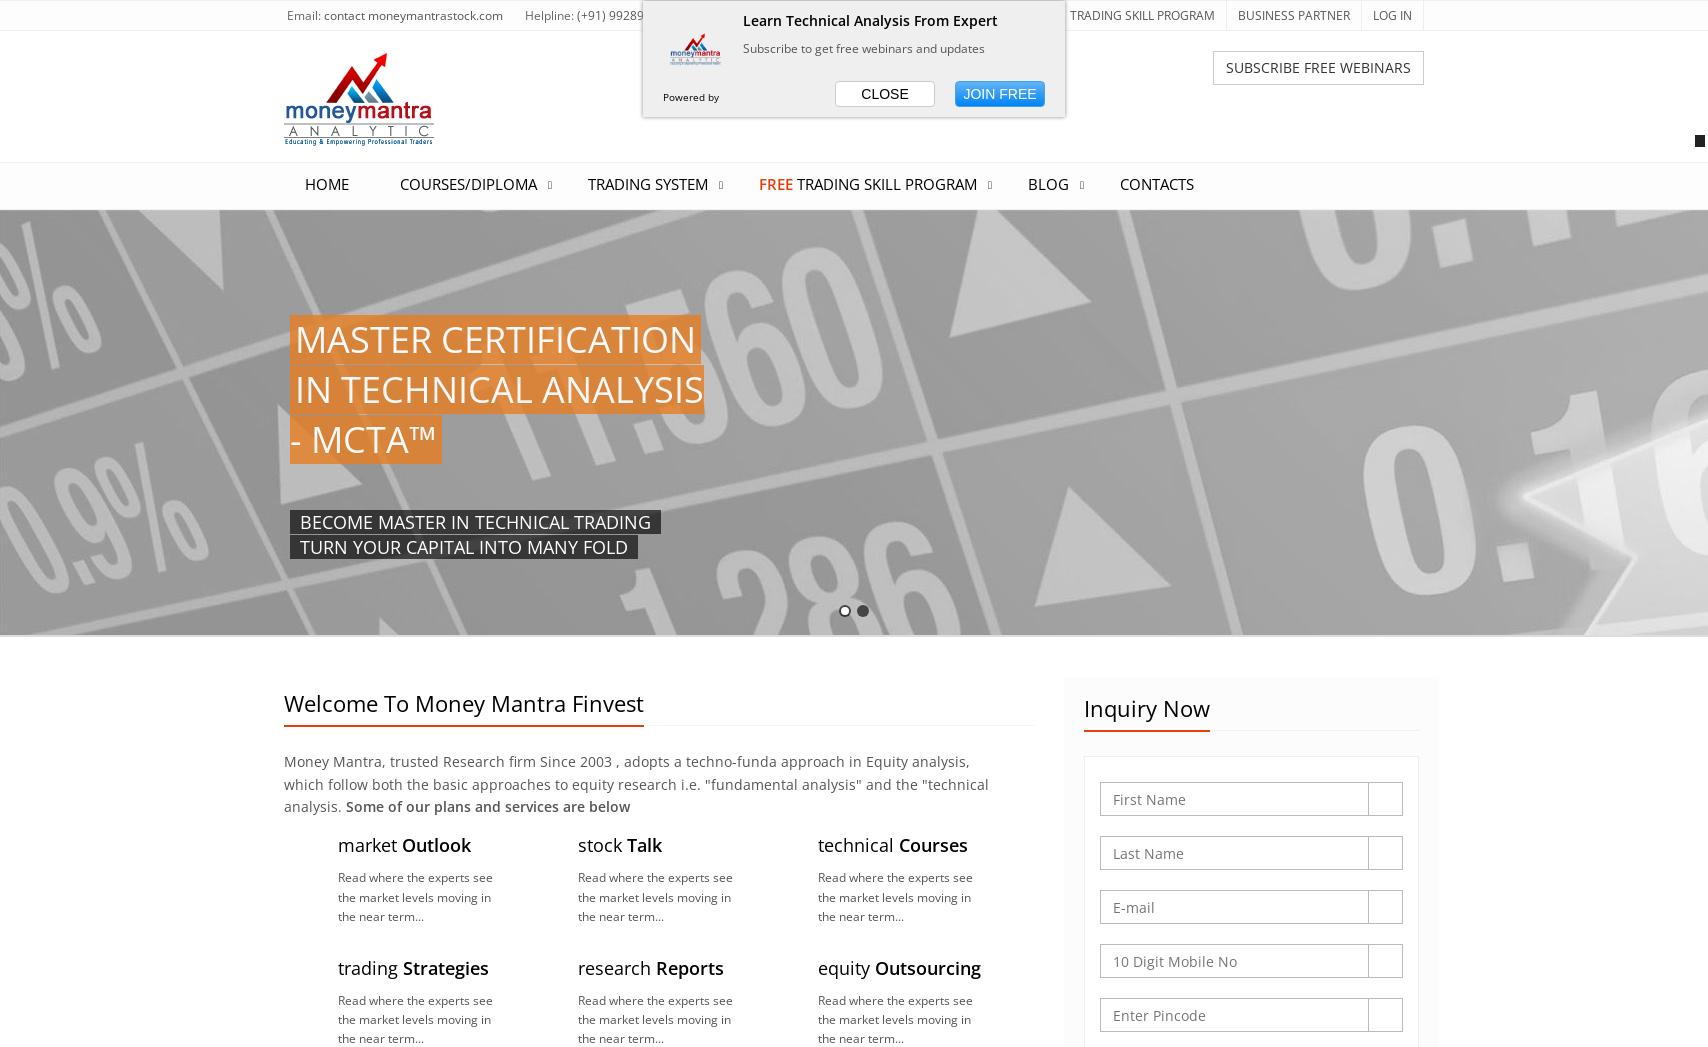 This screenshot has width=1708, height=1047. I want to click on 'LOG IN', so click(1392, 14).